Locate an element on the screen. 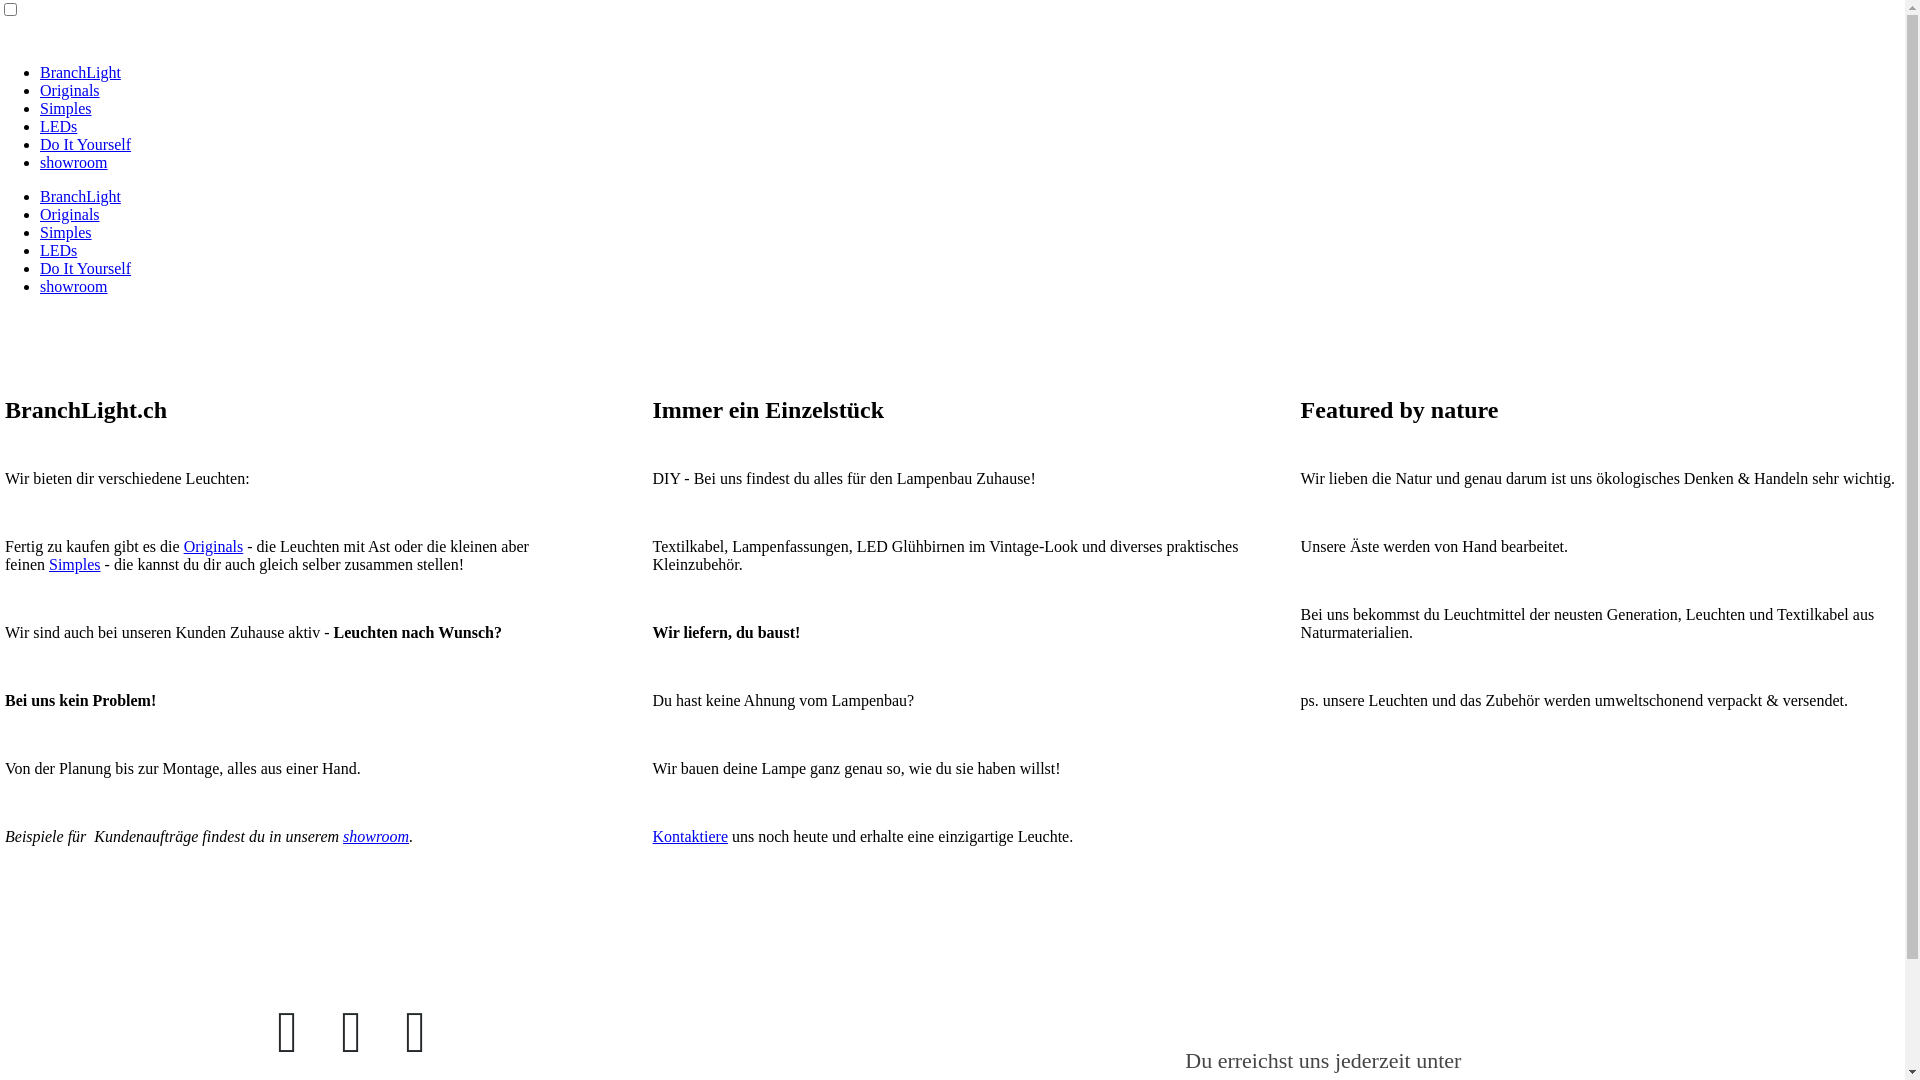  'Simples' is located at coordinates (39, 231).